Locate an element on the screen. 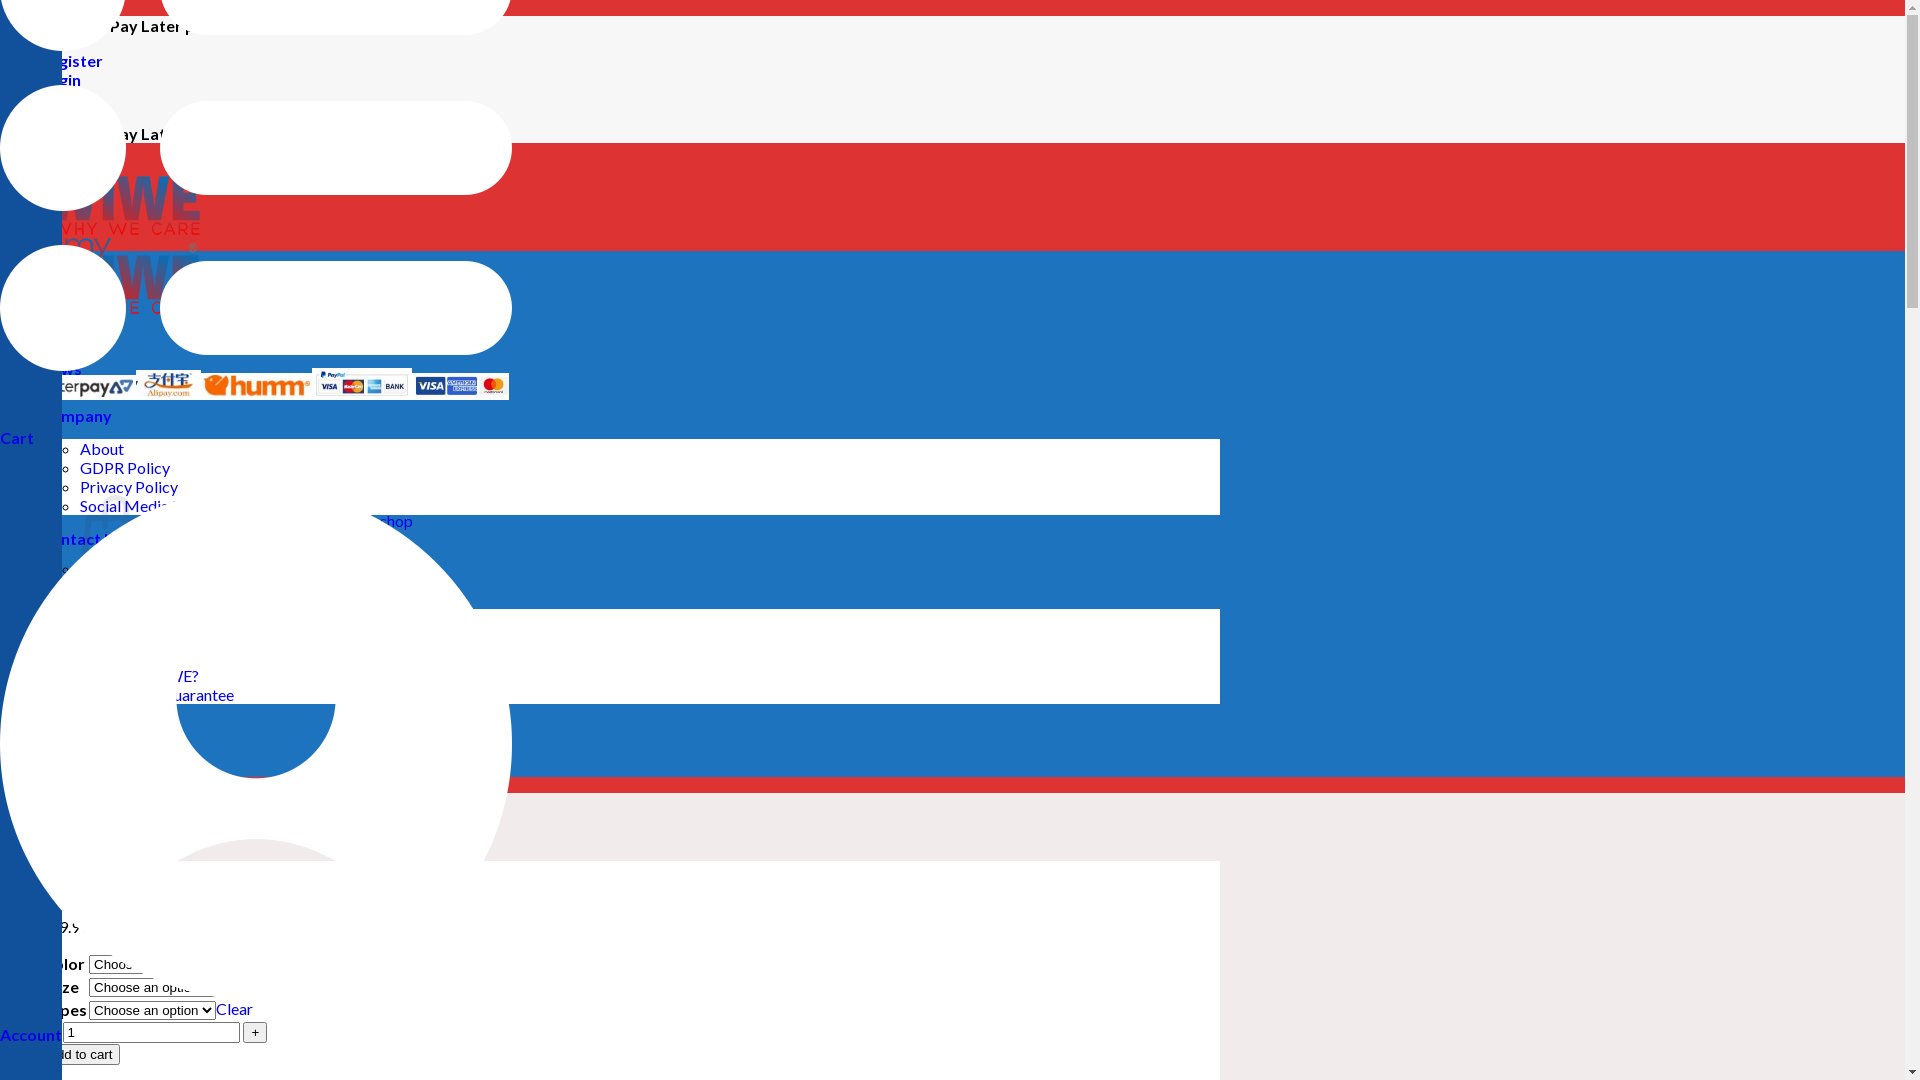 This screenshot has height=1080, width=1920. 'Privacy Policy' is located at coordinates (128, 486).